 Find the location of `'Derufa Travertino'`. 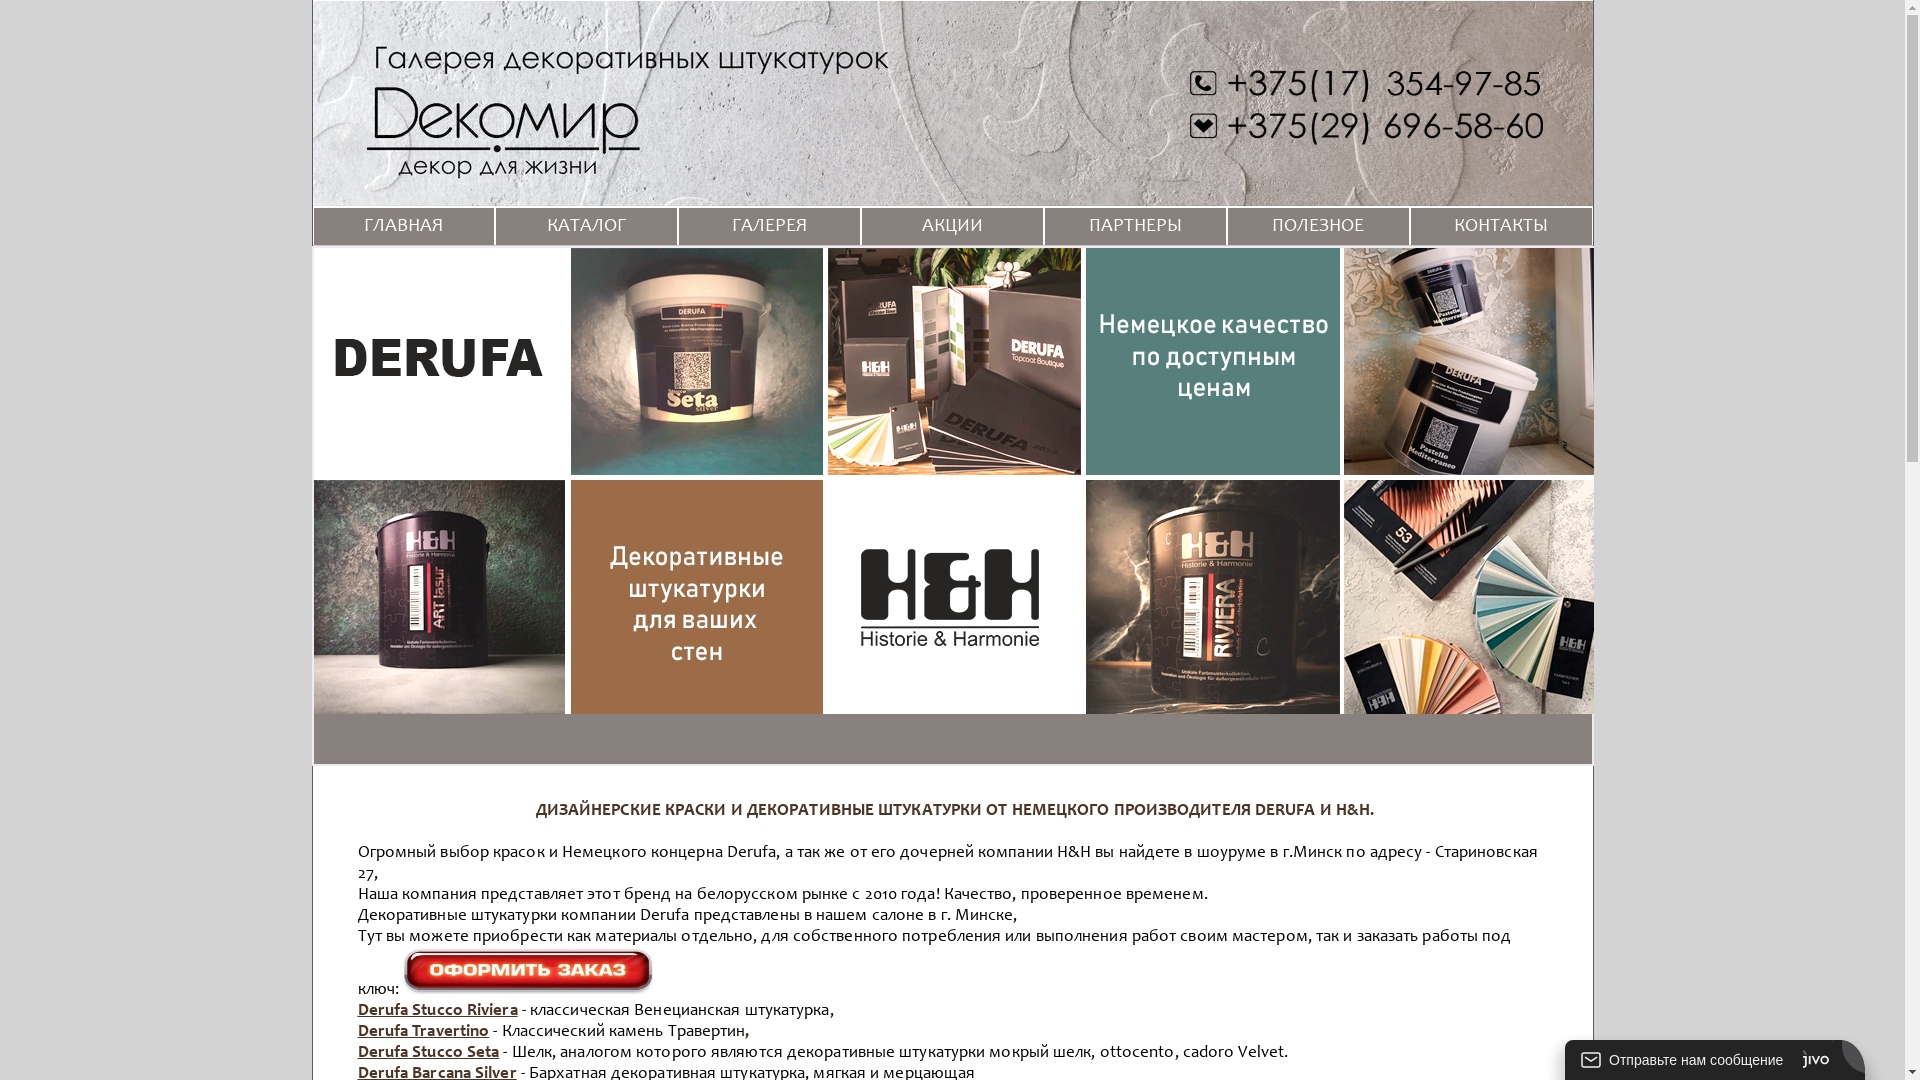

'Derufa Travertino' is located at coordinates (422, 1032).